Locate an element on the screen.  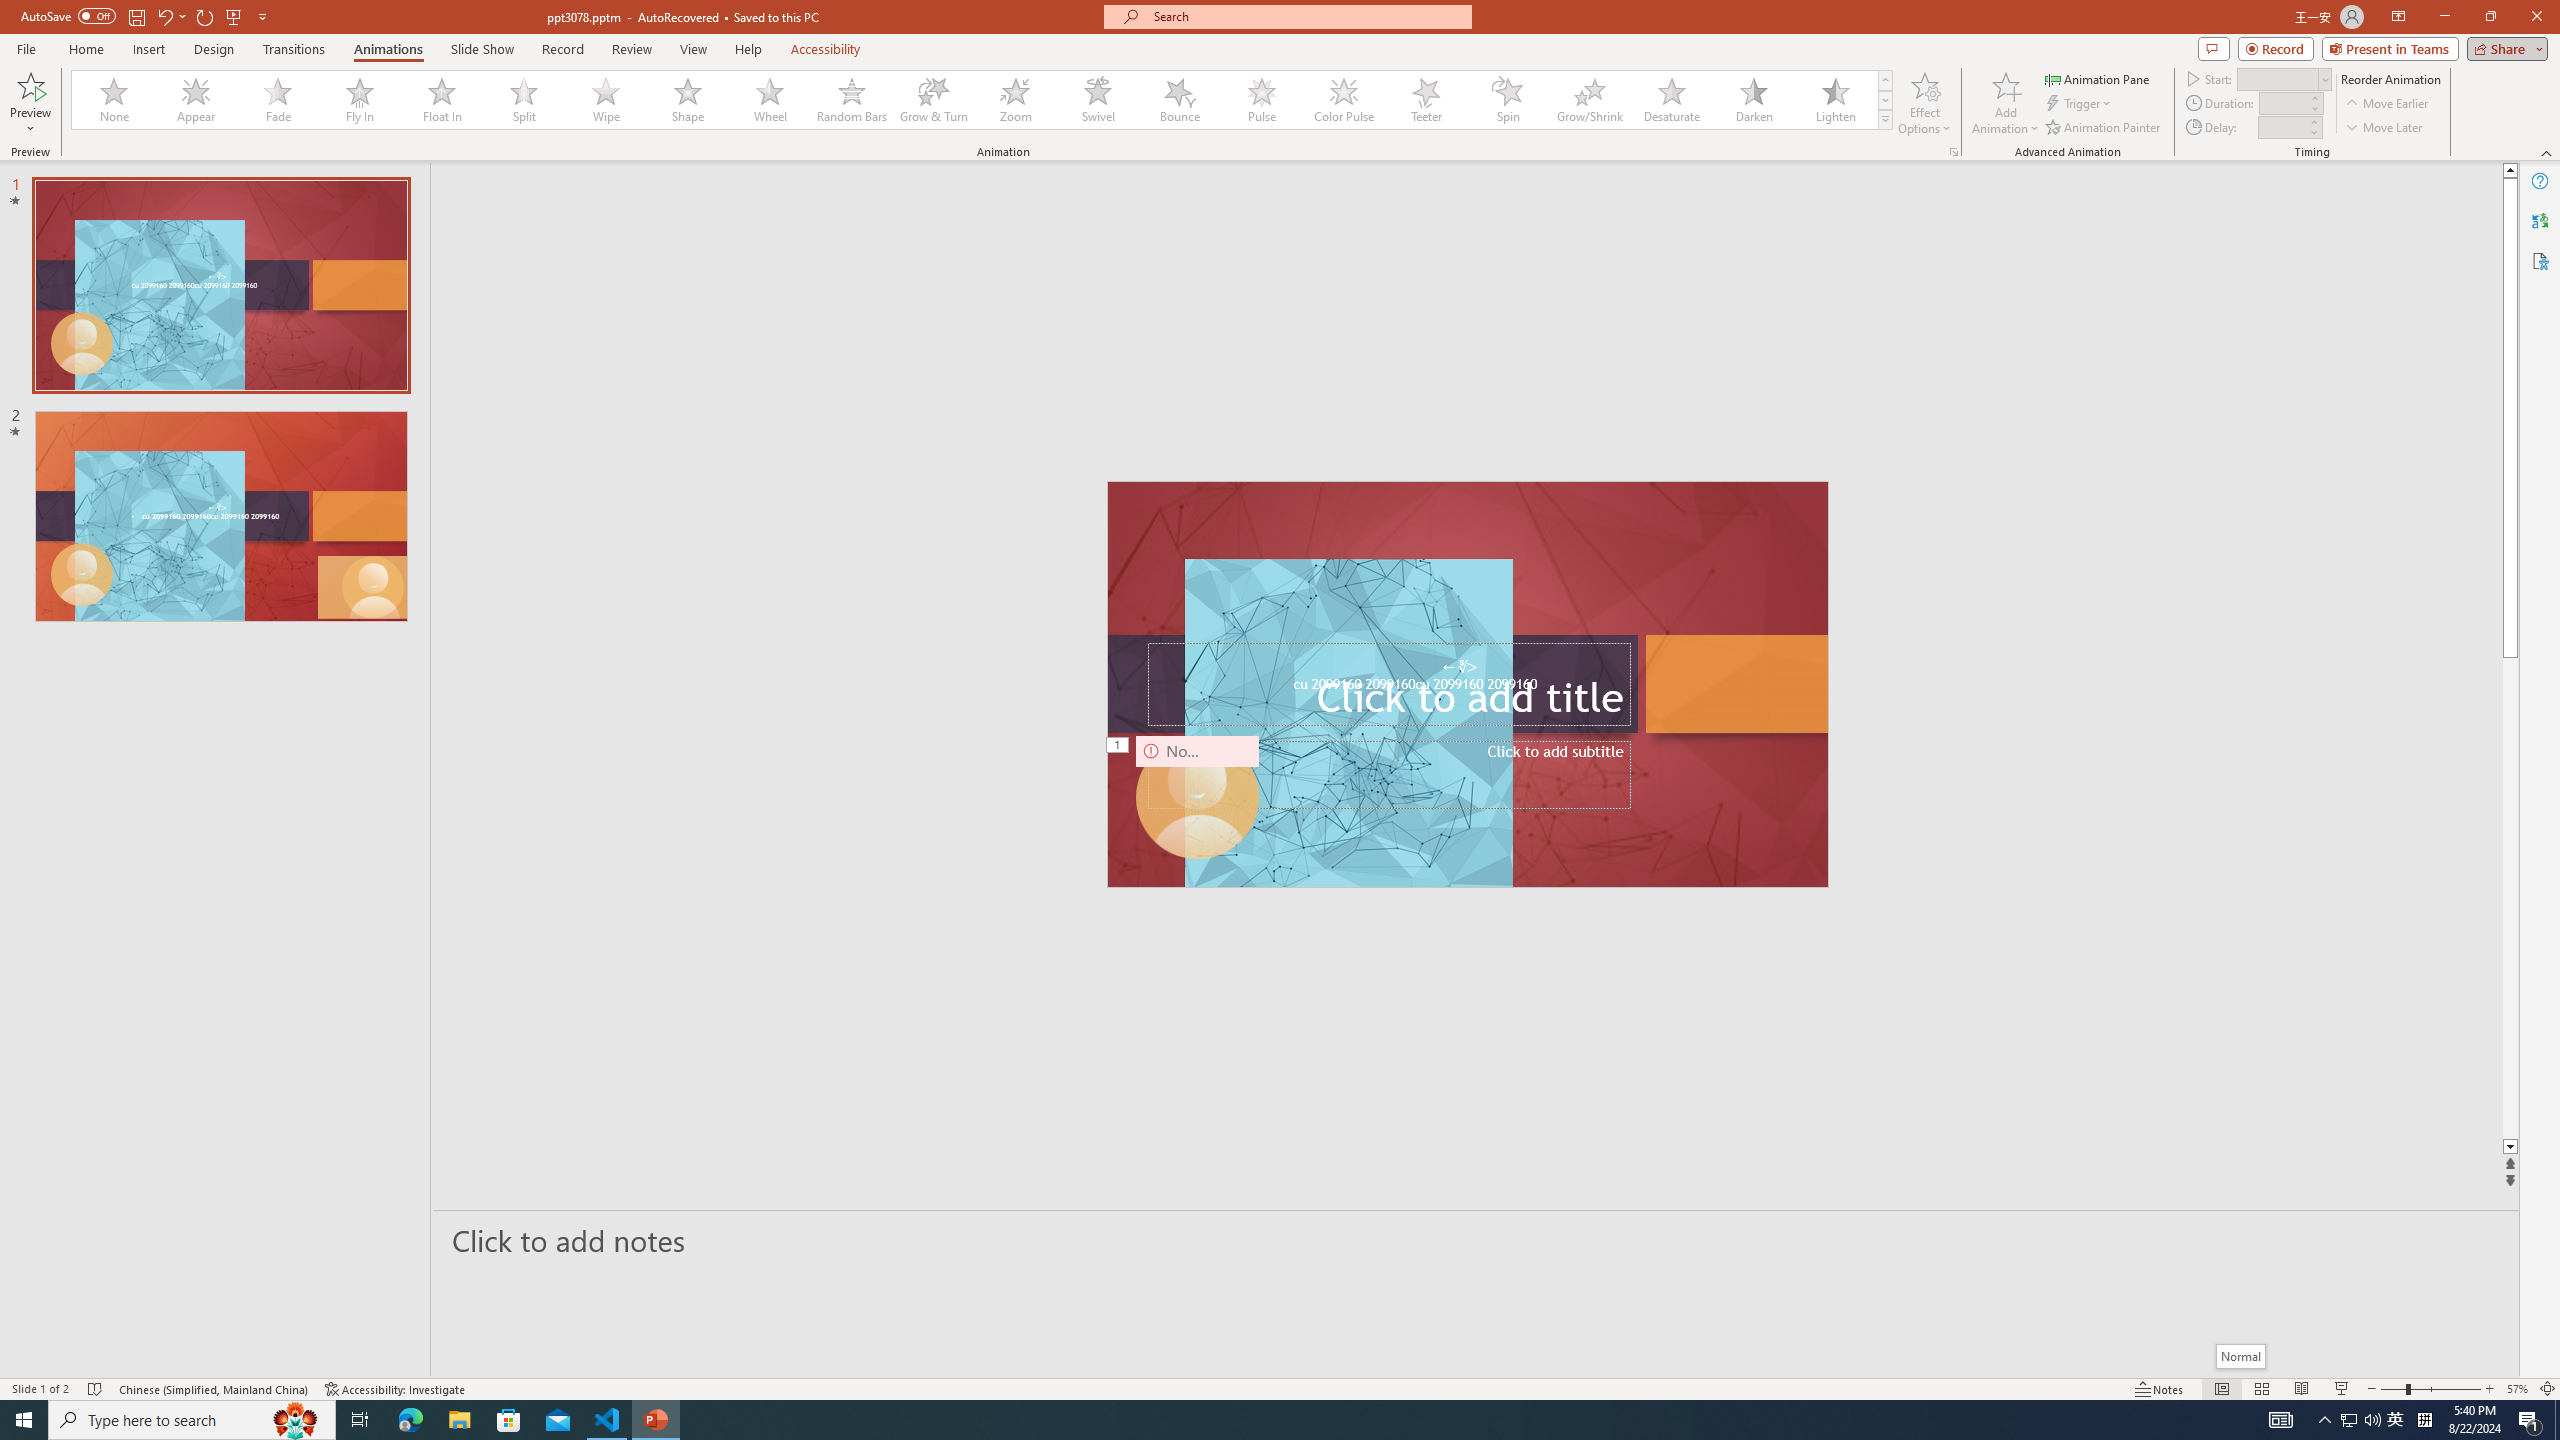
'Zoom 57%' is located at coordinates (2516, 1389).